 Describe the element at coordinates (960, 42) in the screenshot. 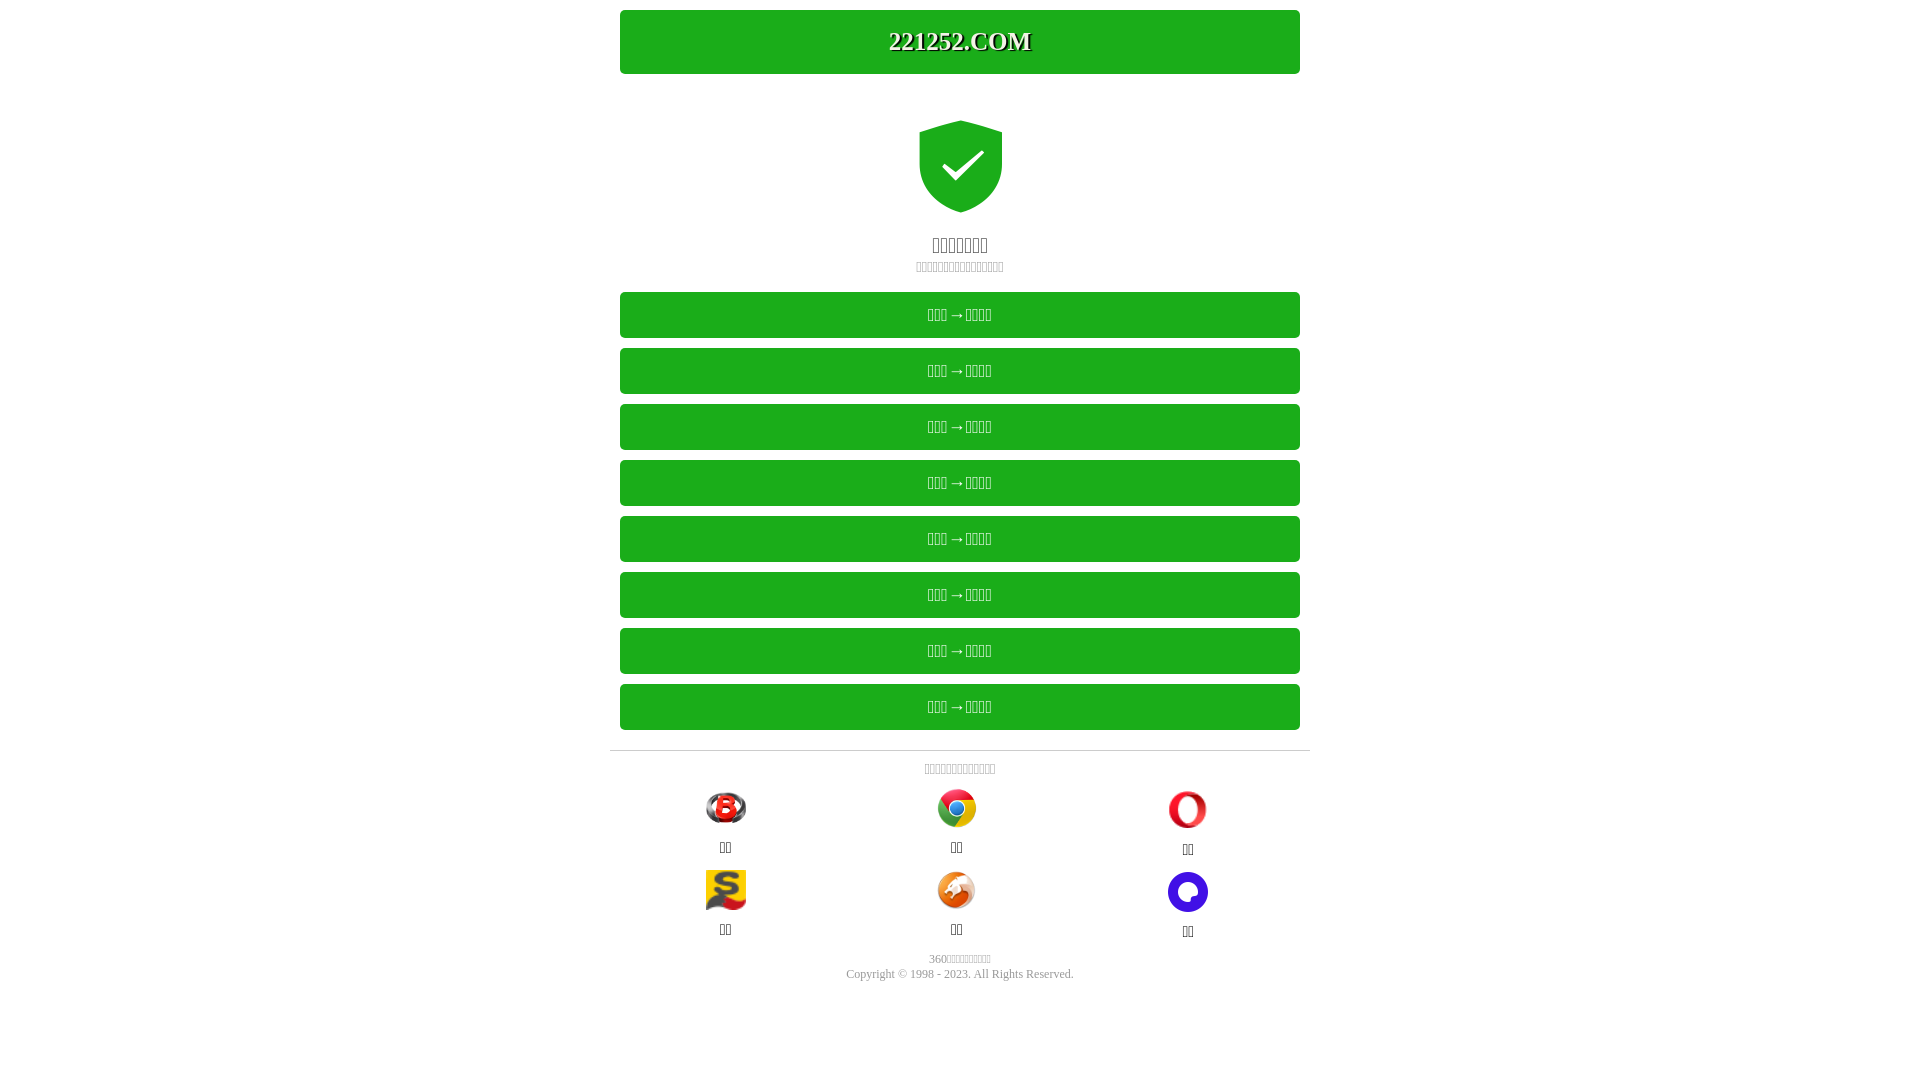

I see `'221252.COM'` at that location.